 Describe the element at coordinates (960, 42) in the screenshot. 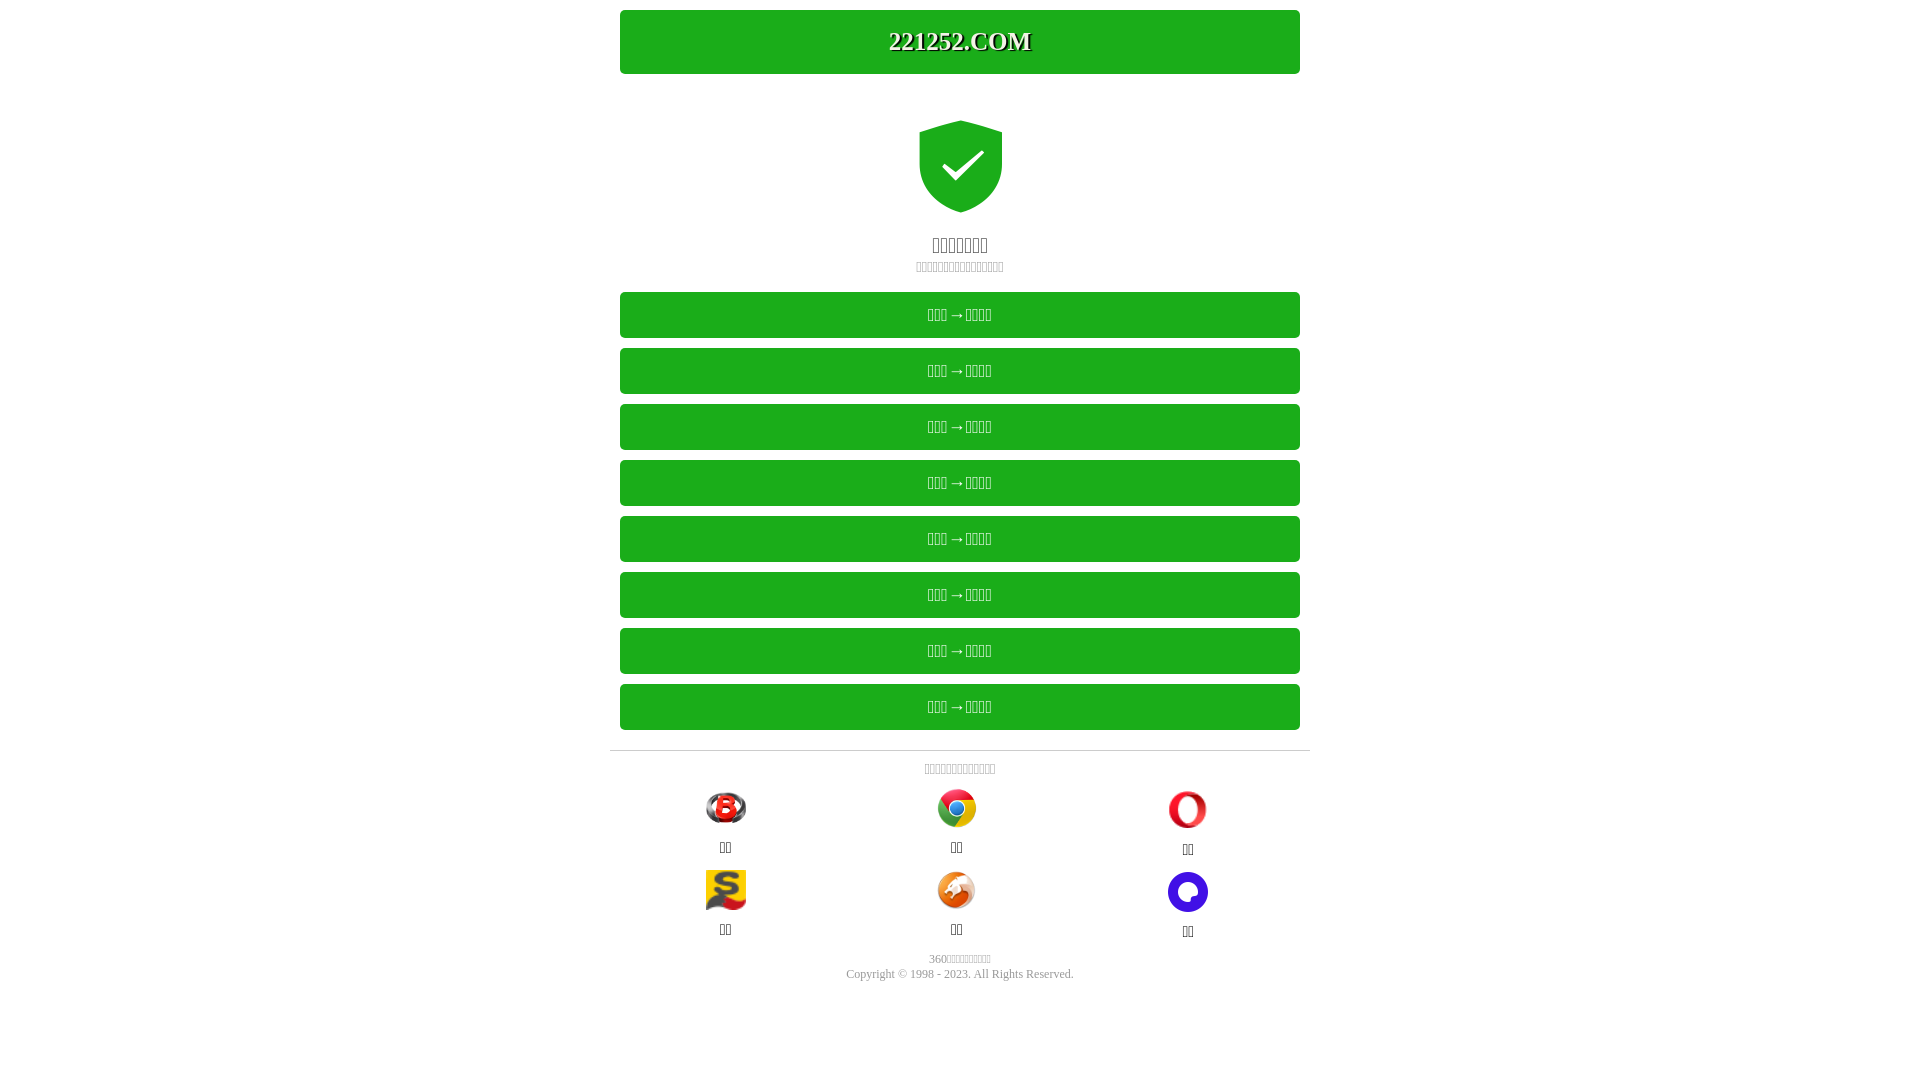

I see `'221252.COM'` at that location.